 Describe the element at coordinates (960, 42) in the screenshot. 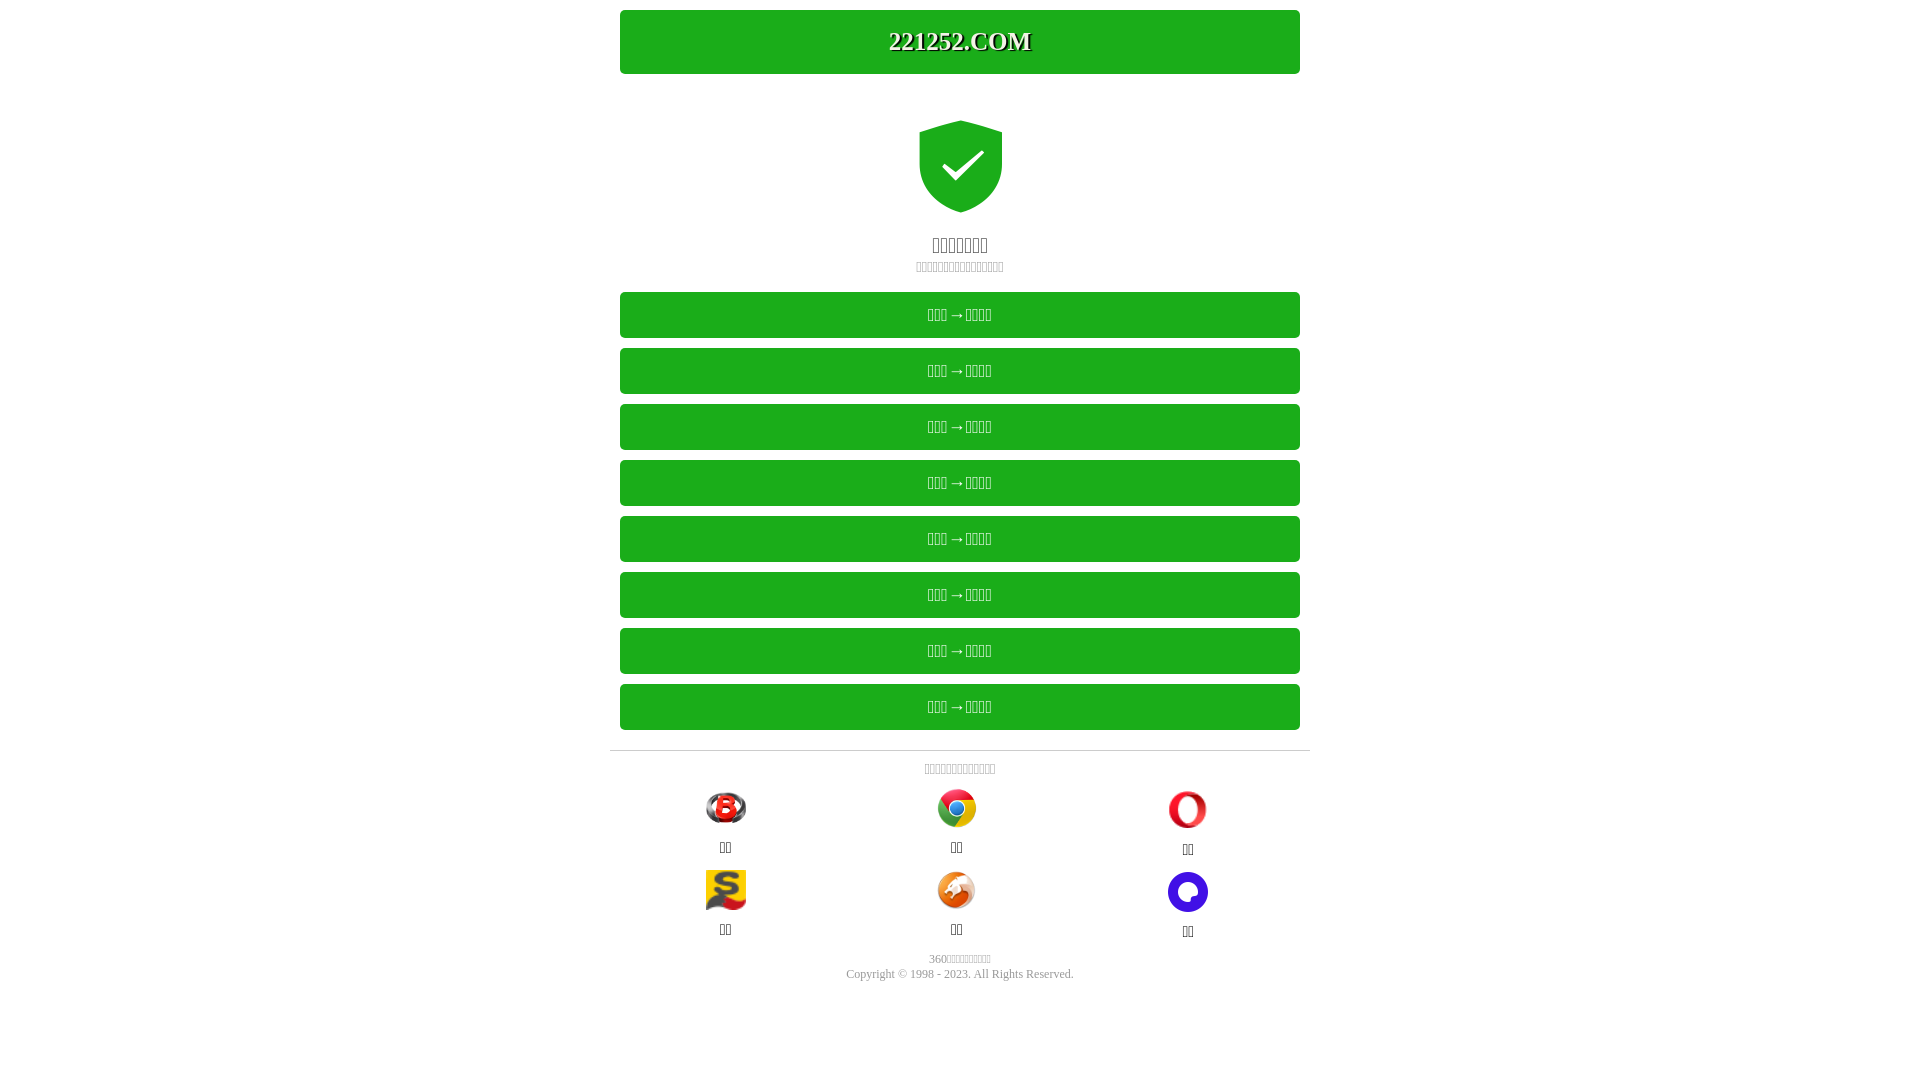

I see `'221252.COM'` at that location.